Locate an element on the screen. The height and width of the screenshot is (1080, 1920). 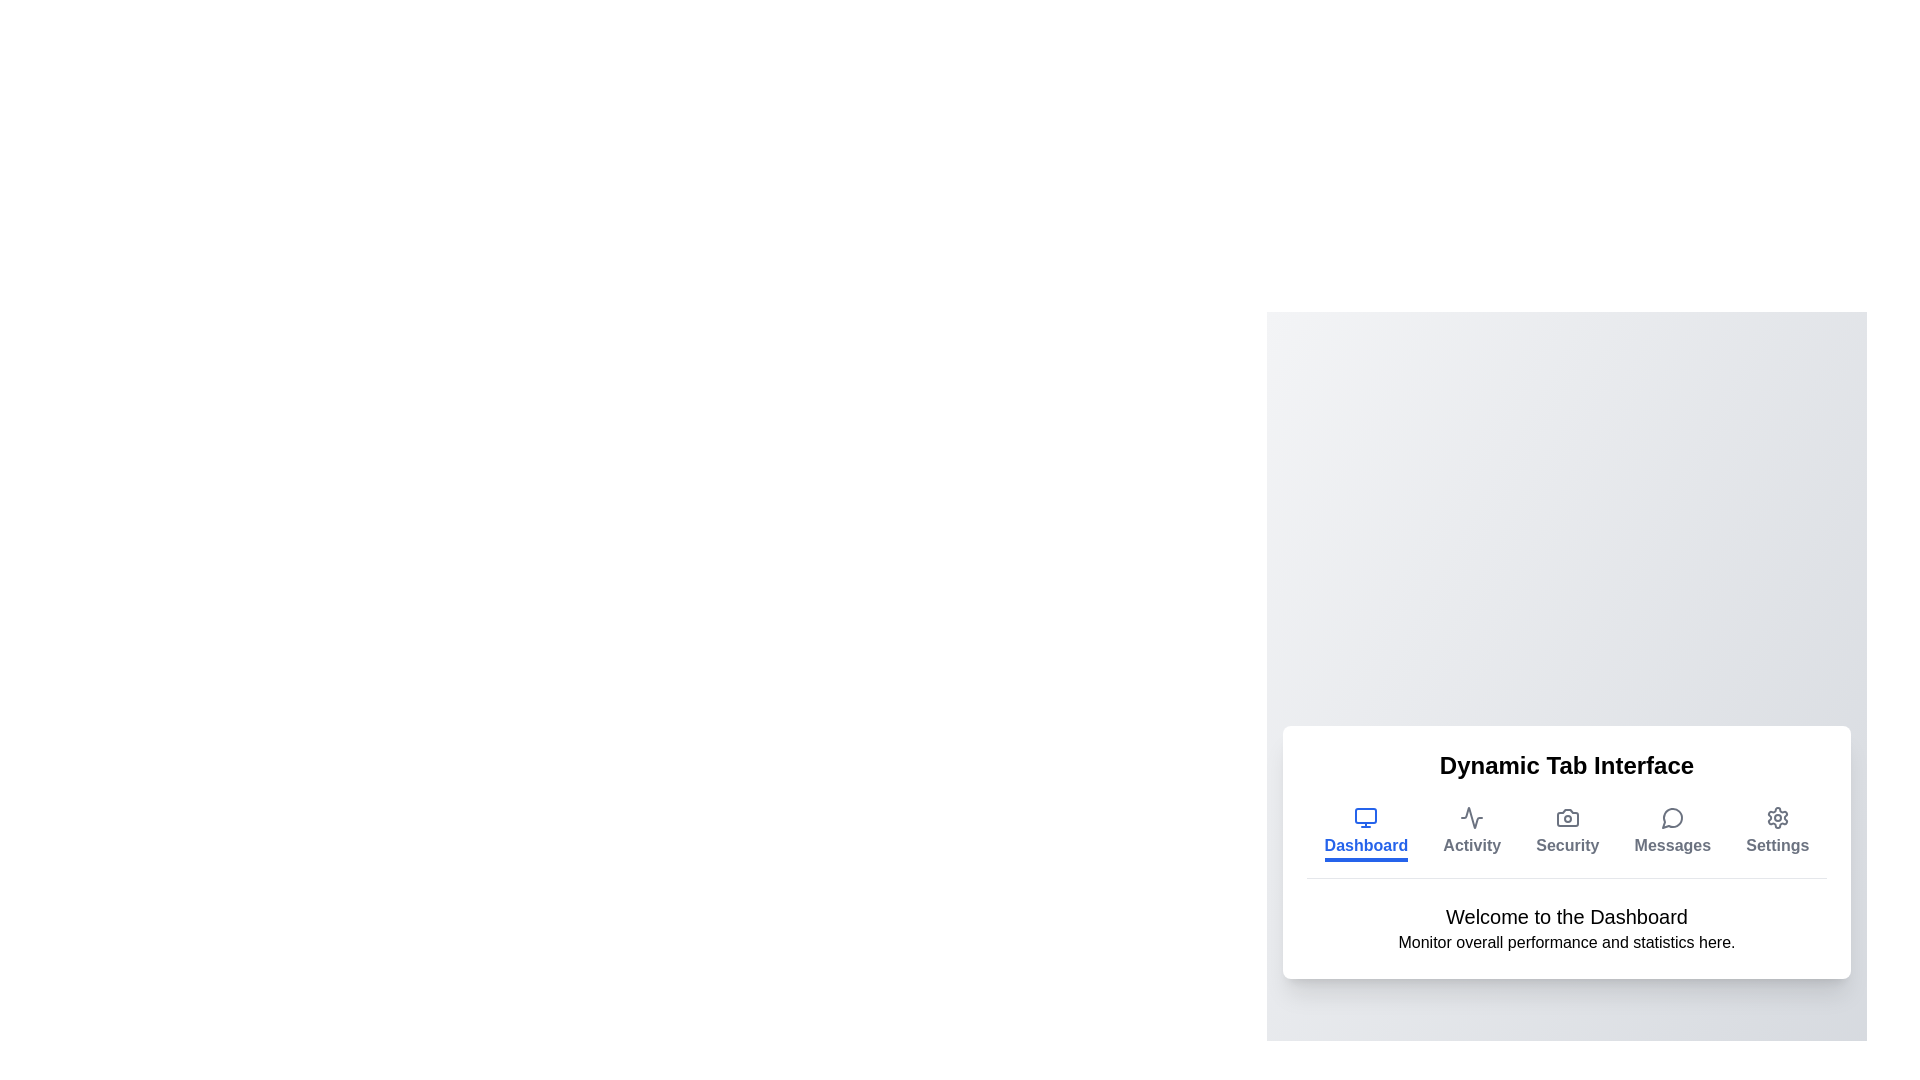
the 'Activity' icon in the horizontal navigation list at the center-top region of the card interface is located at coordinates (1472, 817).